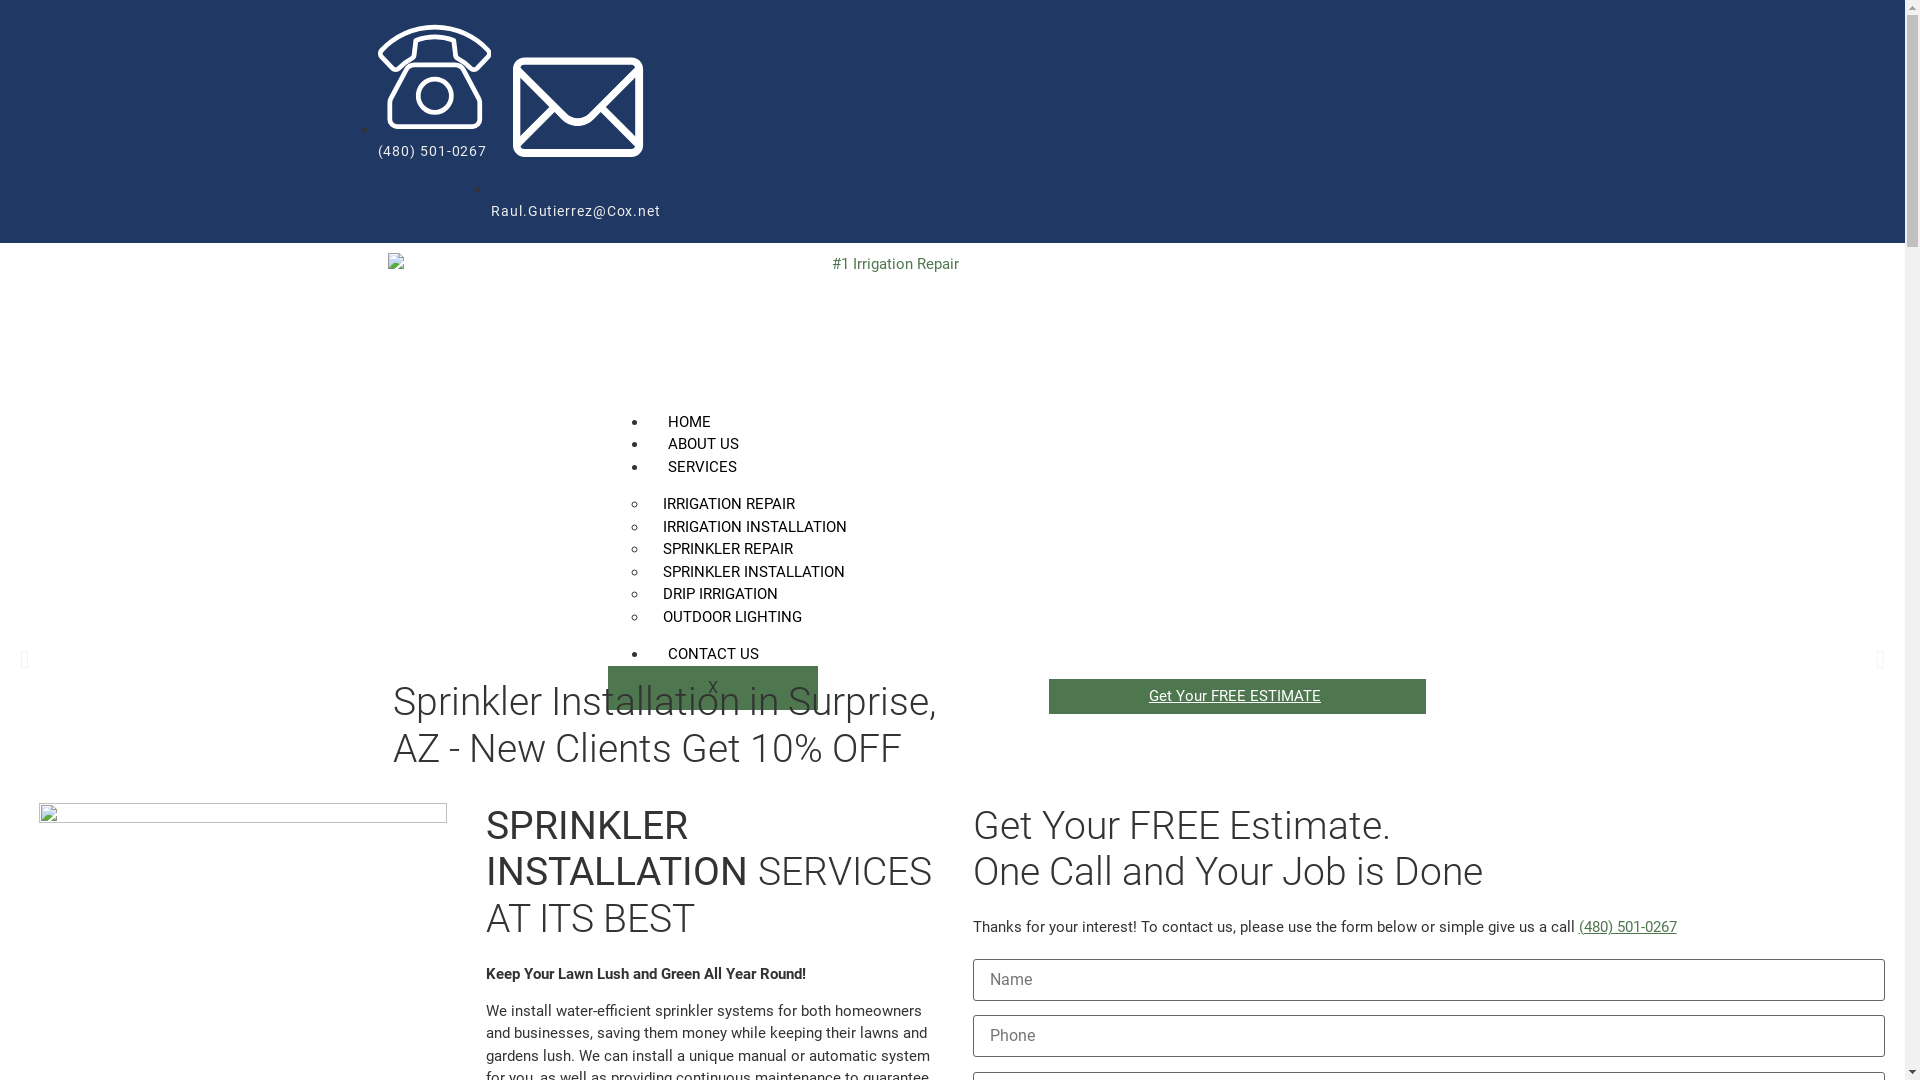  What do you see at coordinates (713, 686) in the screenshot?
I see `'X'` at bounding box center [713, 686].